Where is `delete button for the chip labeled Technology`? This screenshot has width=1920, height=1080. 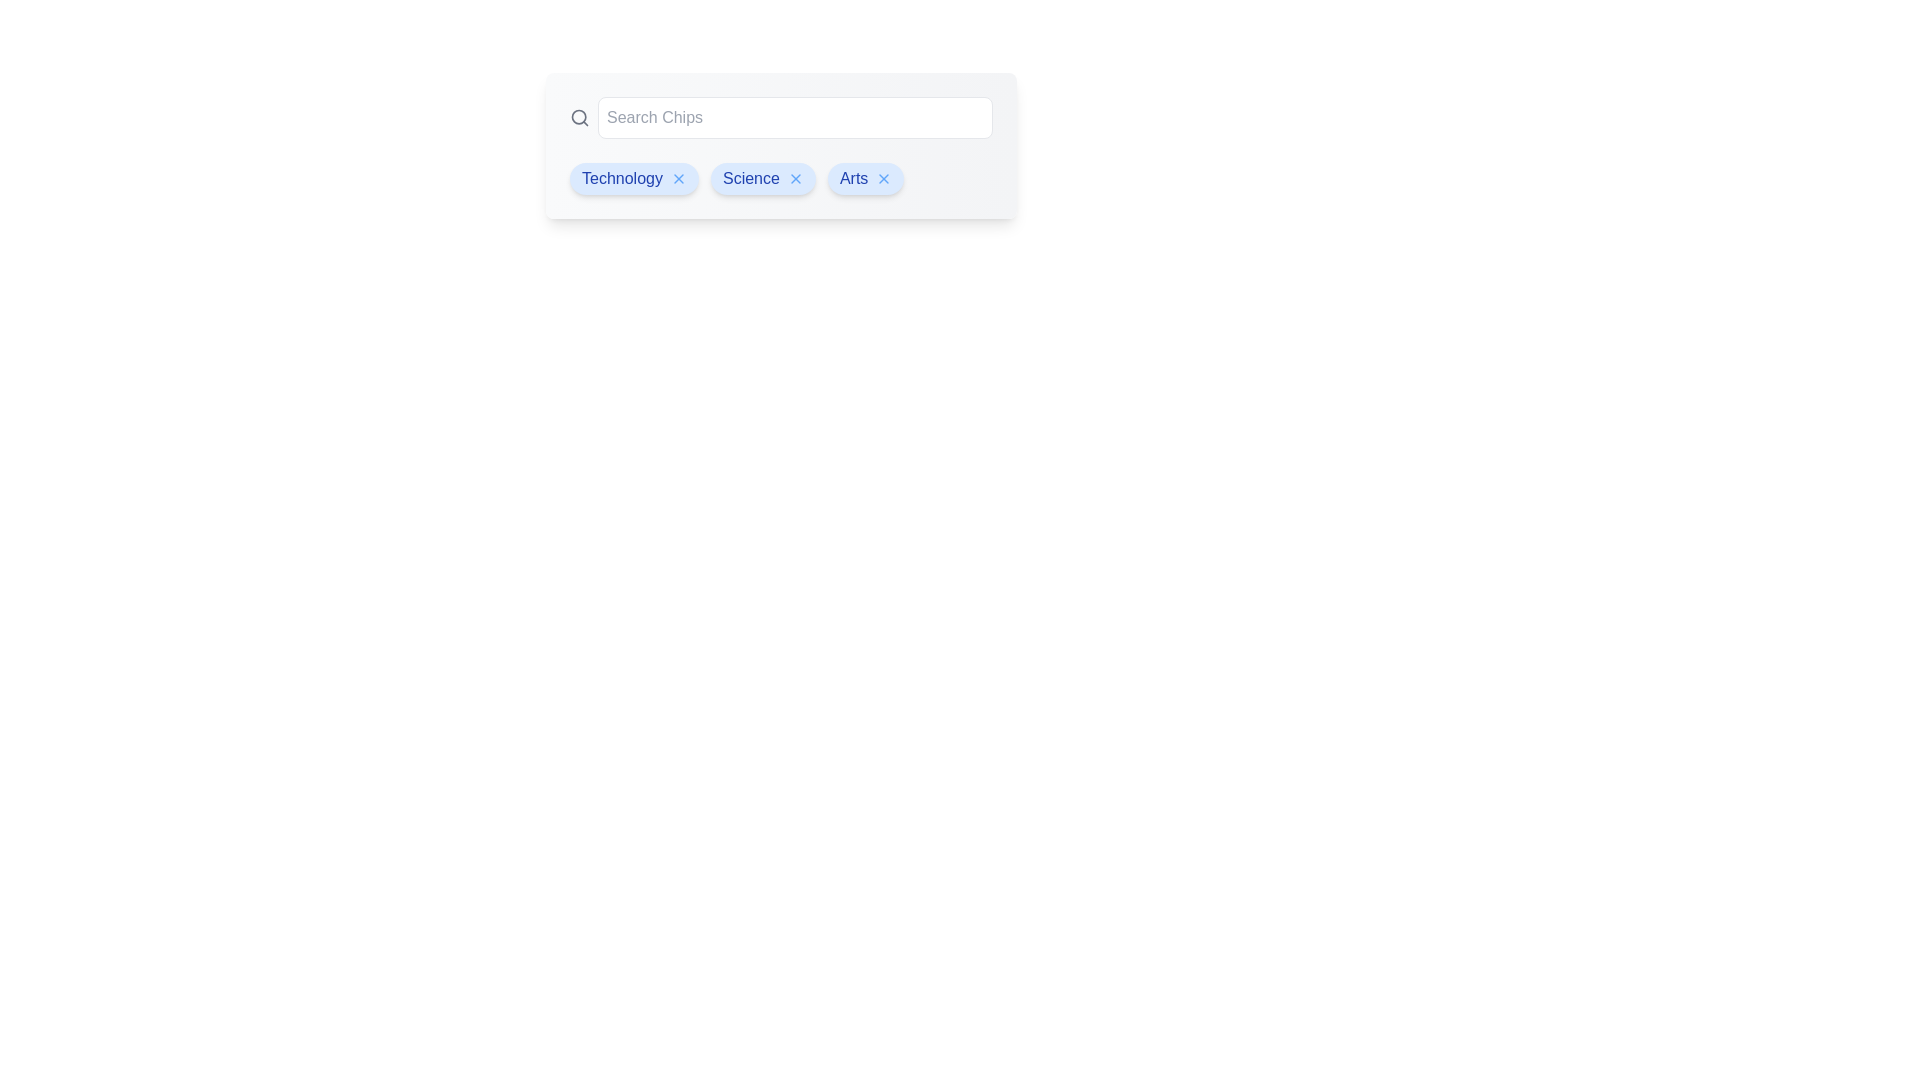 delete button for the chip labeled Technology is located at coordinates (678, 177).